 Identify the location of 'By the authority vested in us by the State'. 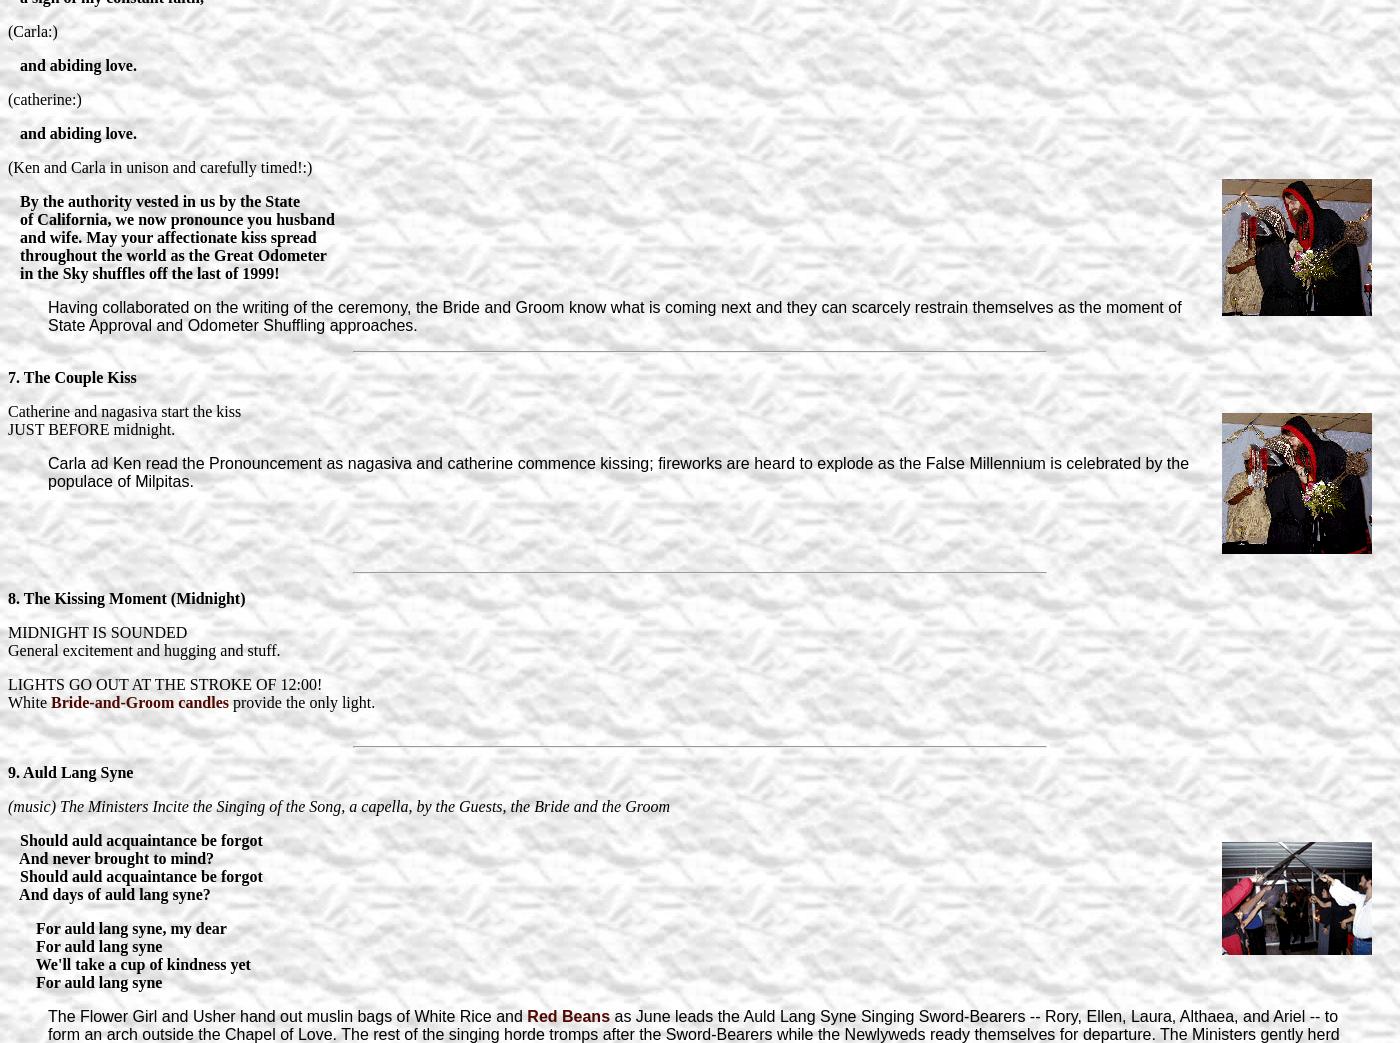
(20, 199).